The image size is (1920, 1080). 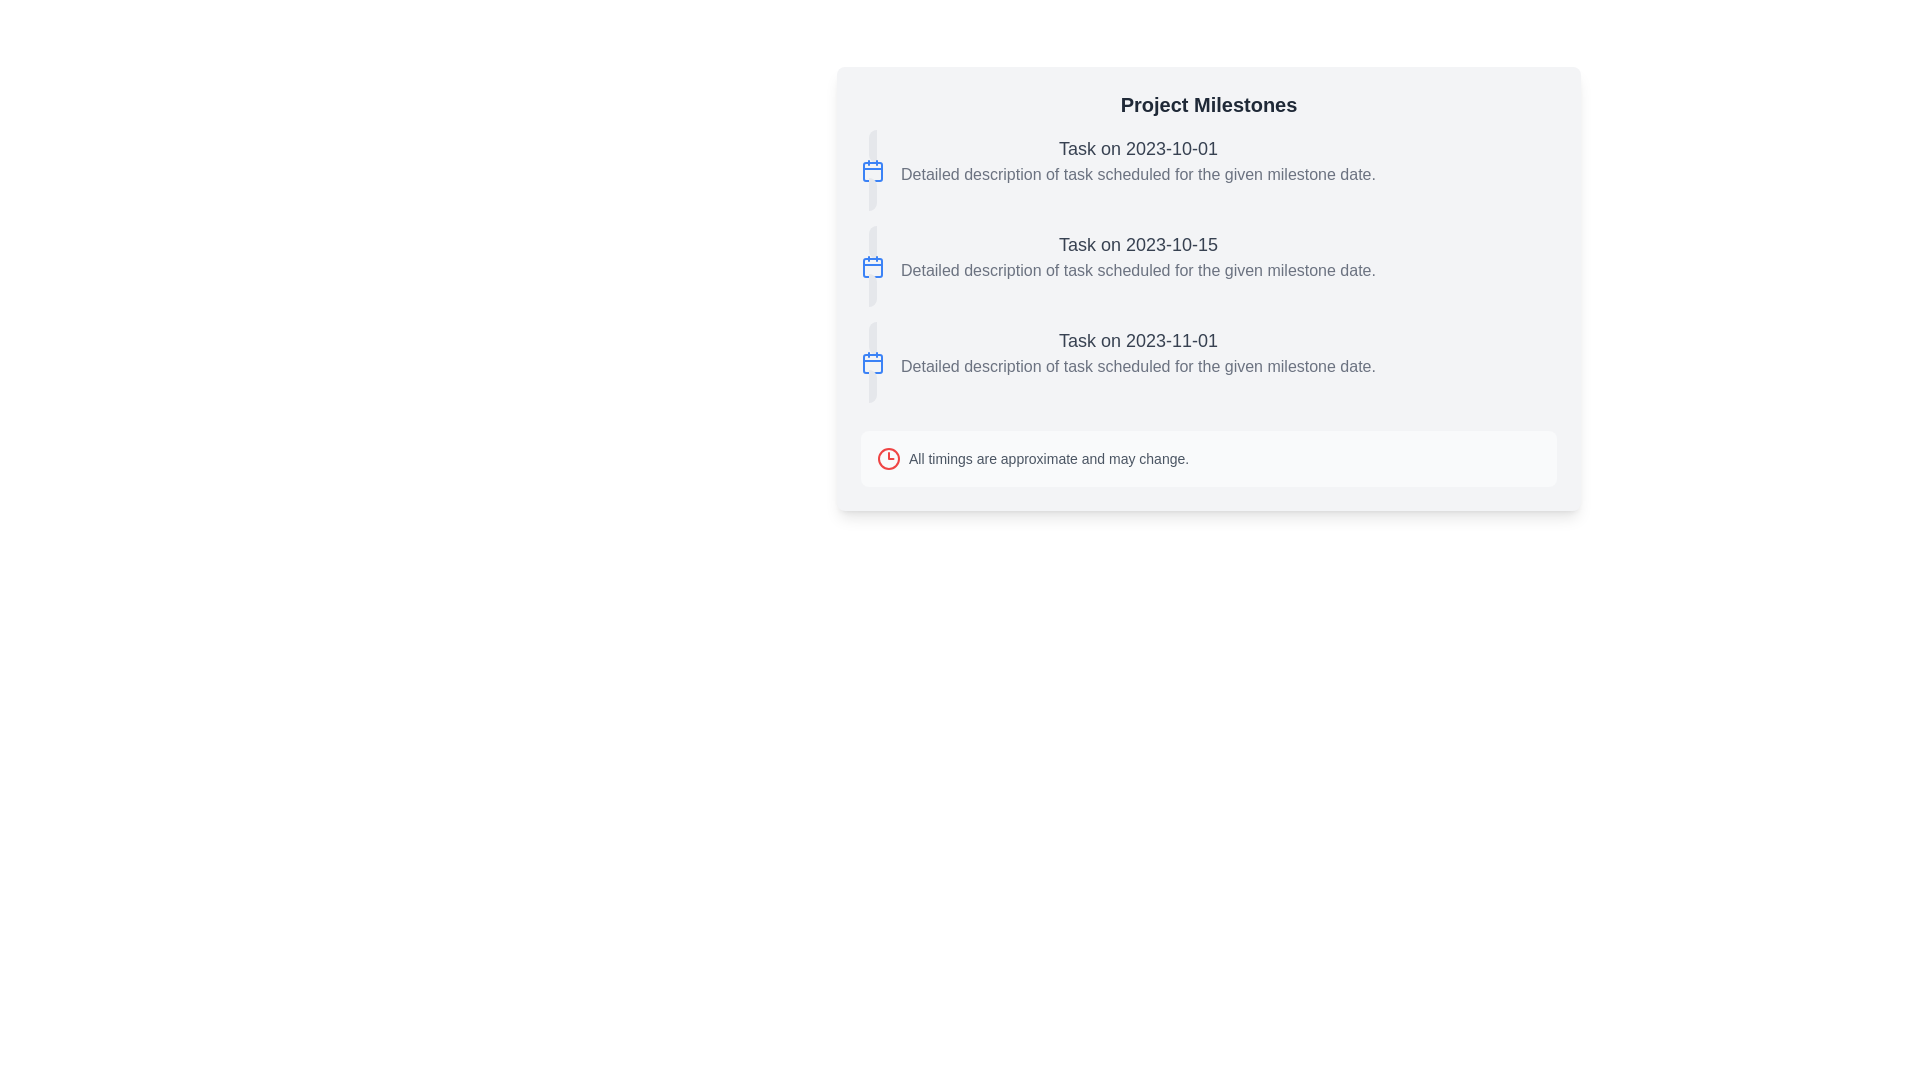 I want to click on the second task entry in the 'Project Milestones' list, which details the title and description of a scheduled task, so click(x=1208, y=265).